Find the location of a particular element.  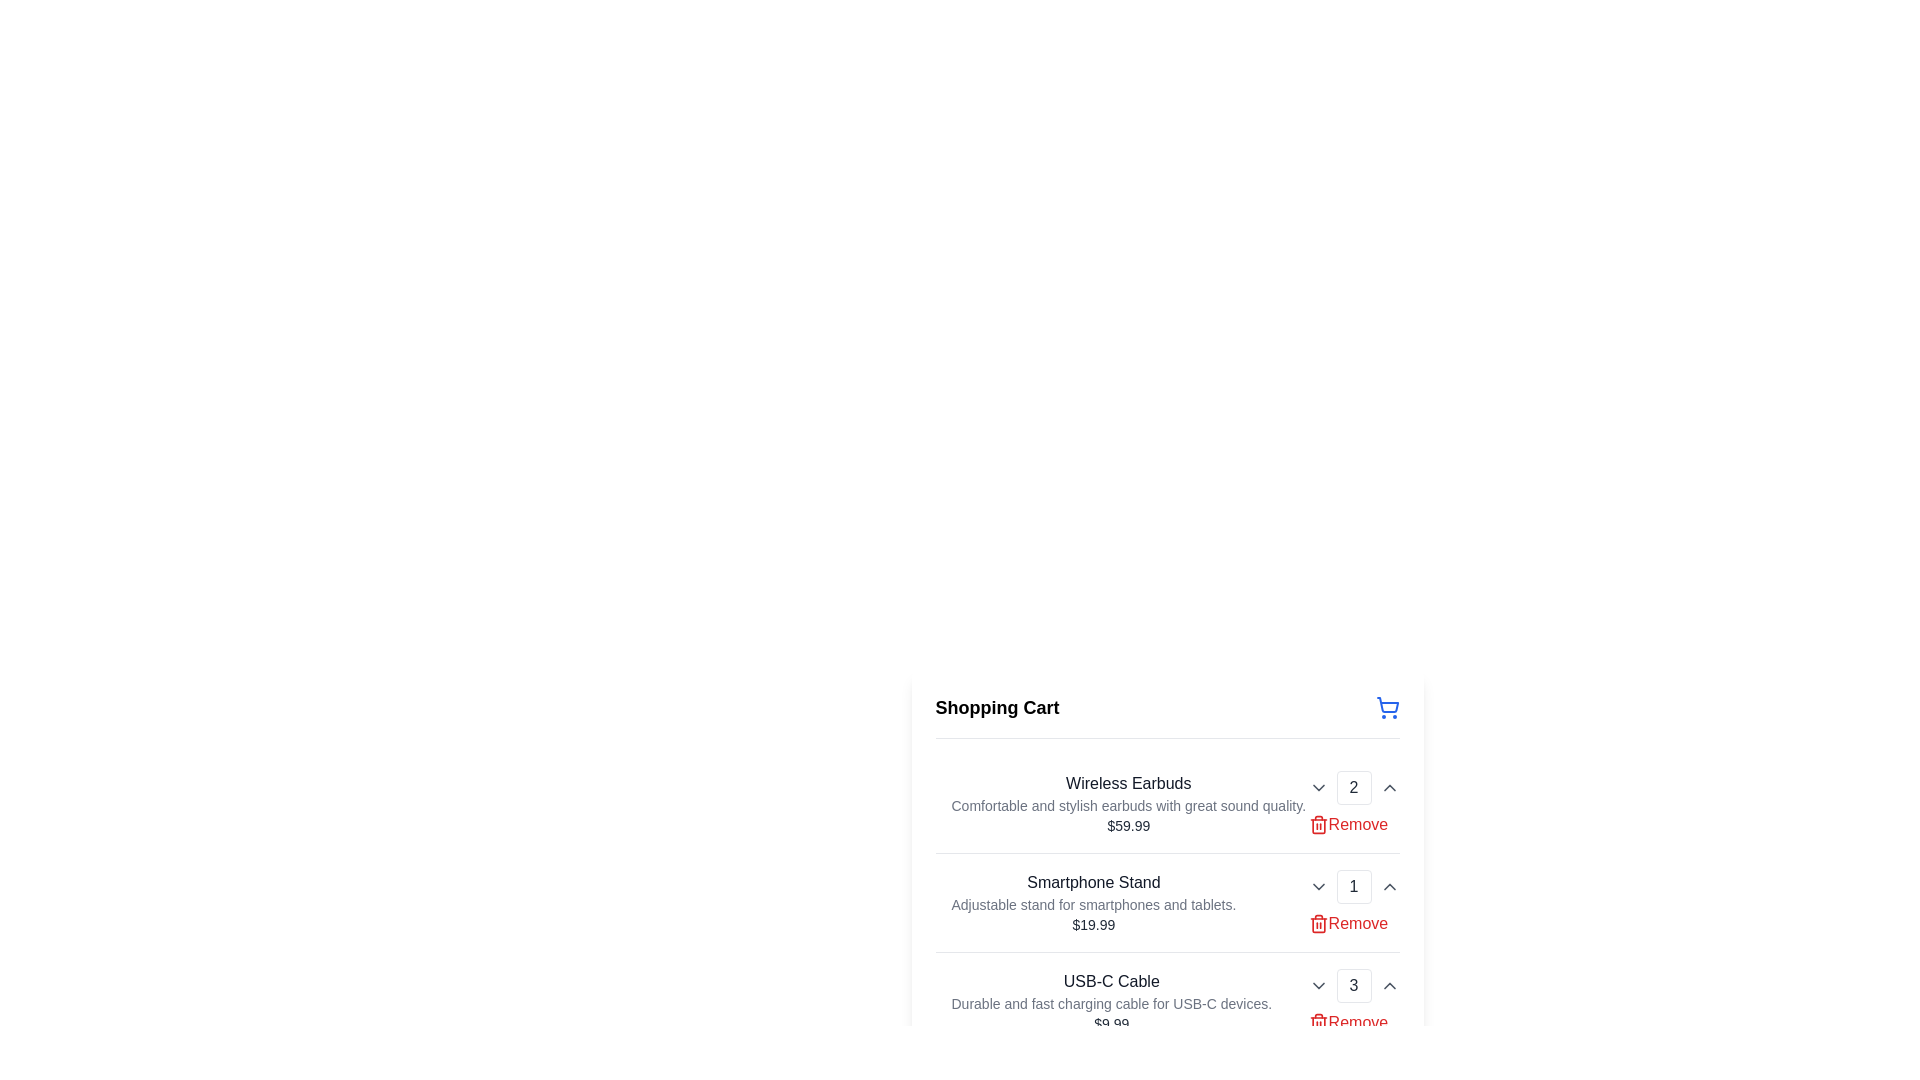

the descriptive text element displaying 'Durable and fast charging cable for USB-C devices.' located under the product title 'USB-C Cable' and above the price '$9.99' is located at coordinates (1110, 1003).